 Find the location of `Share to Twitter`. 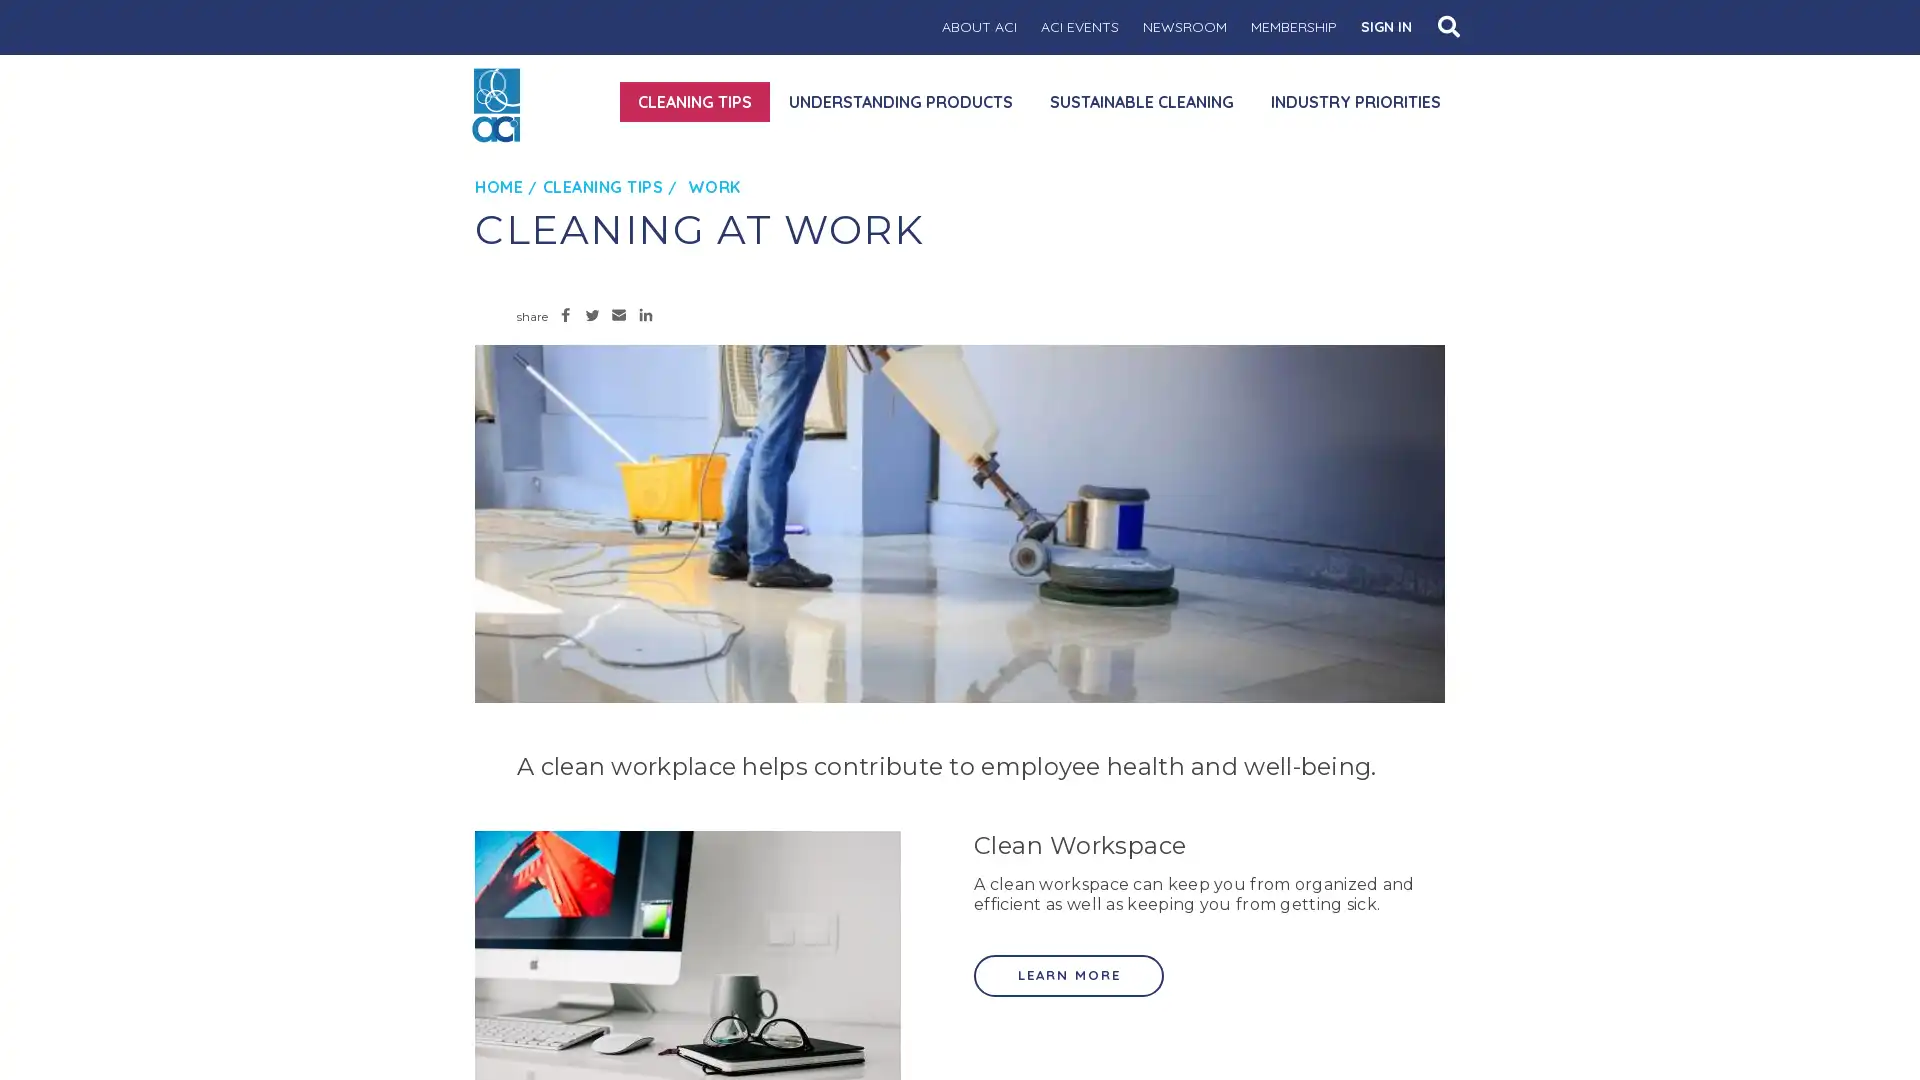

Share to Twitter is located at coordinates (588, 315).